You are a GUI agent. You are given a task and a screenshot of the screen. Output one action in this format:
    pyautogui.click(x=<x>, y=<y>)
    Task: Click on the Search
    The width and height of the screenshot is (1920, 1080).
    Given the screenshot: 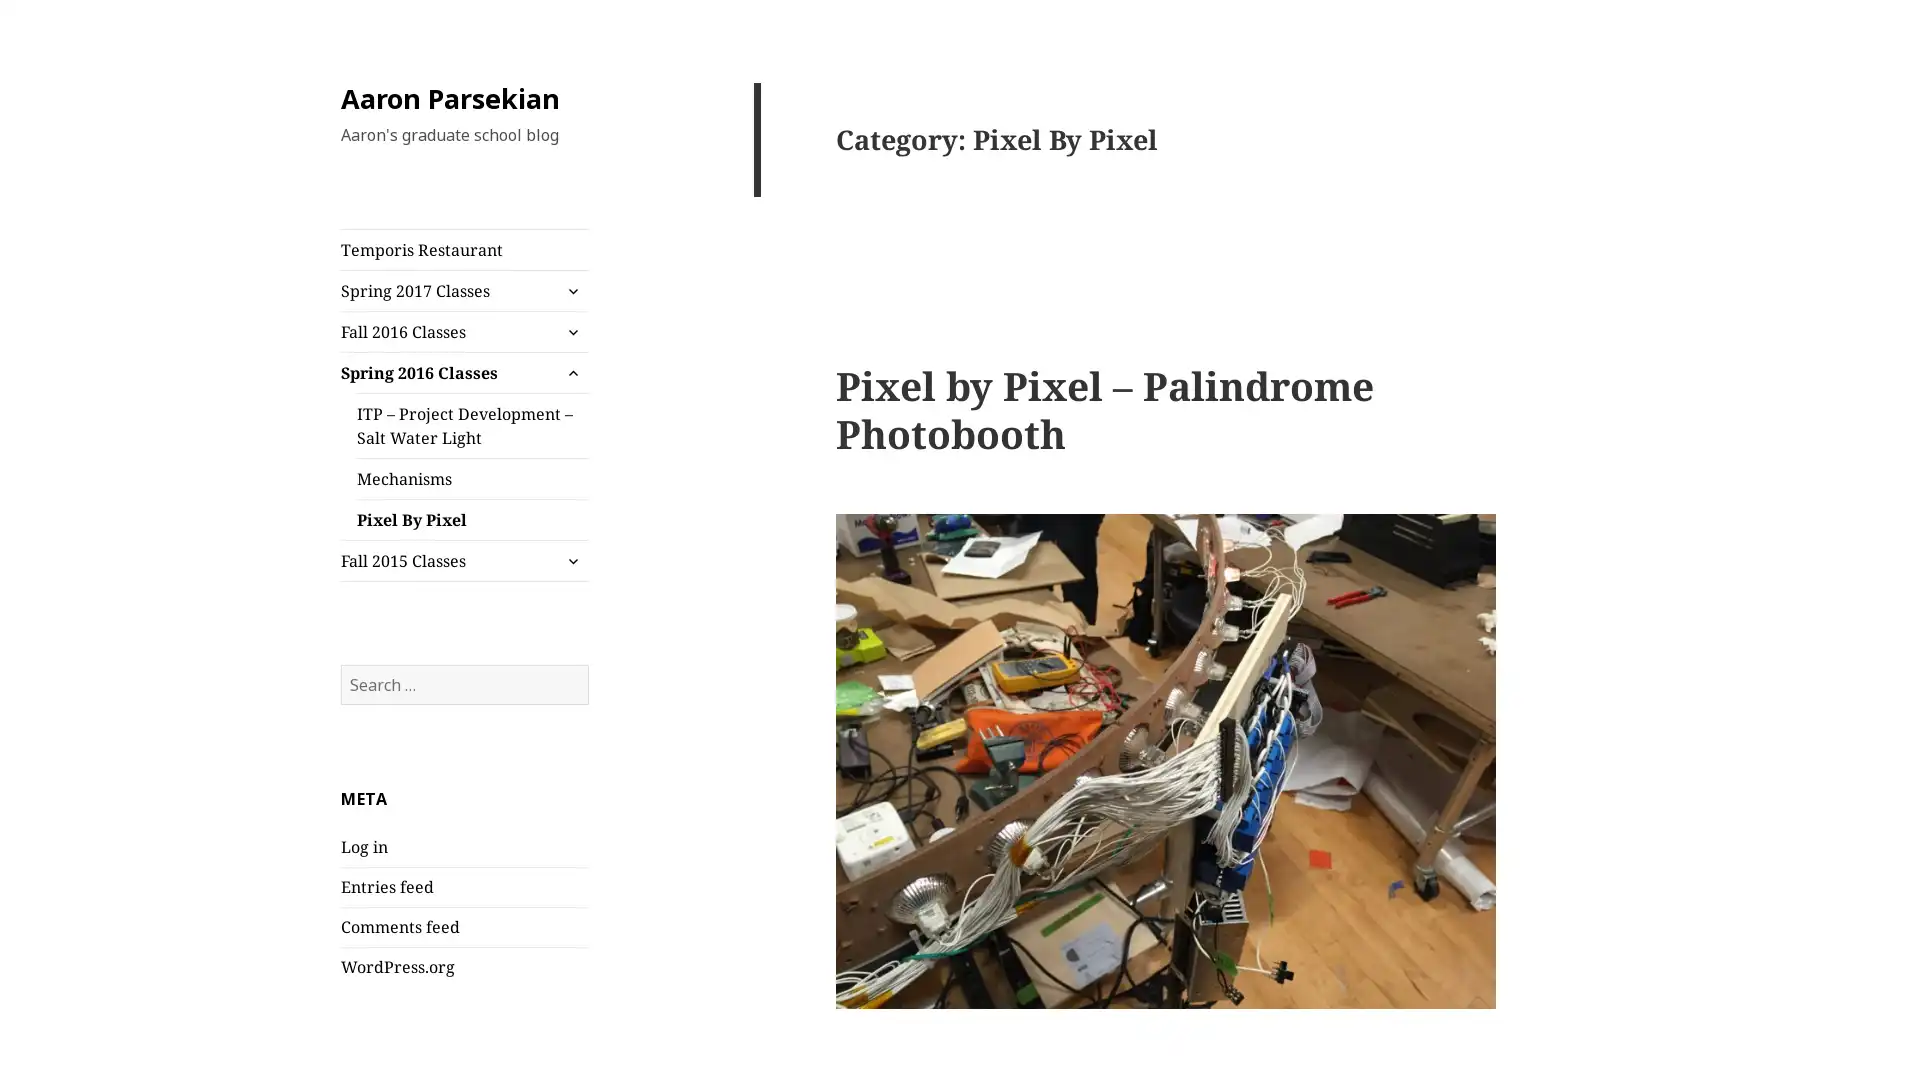 What is the action you would take?
    pyautogui.click(x=586, y=663)
    